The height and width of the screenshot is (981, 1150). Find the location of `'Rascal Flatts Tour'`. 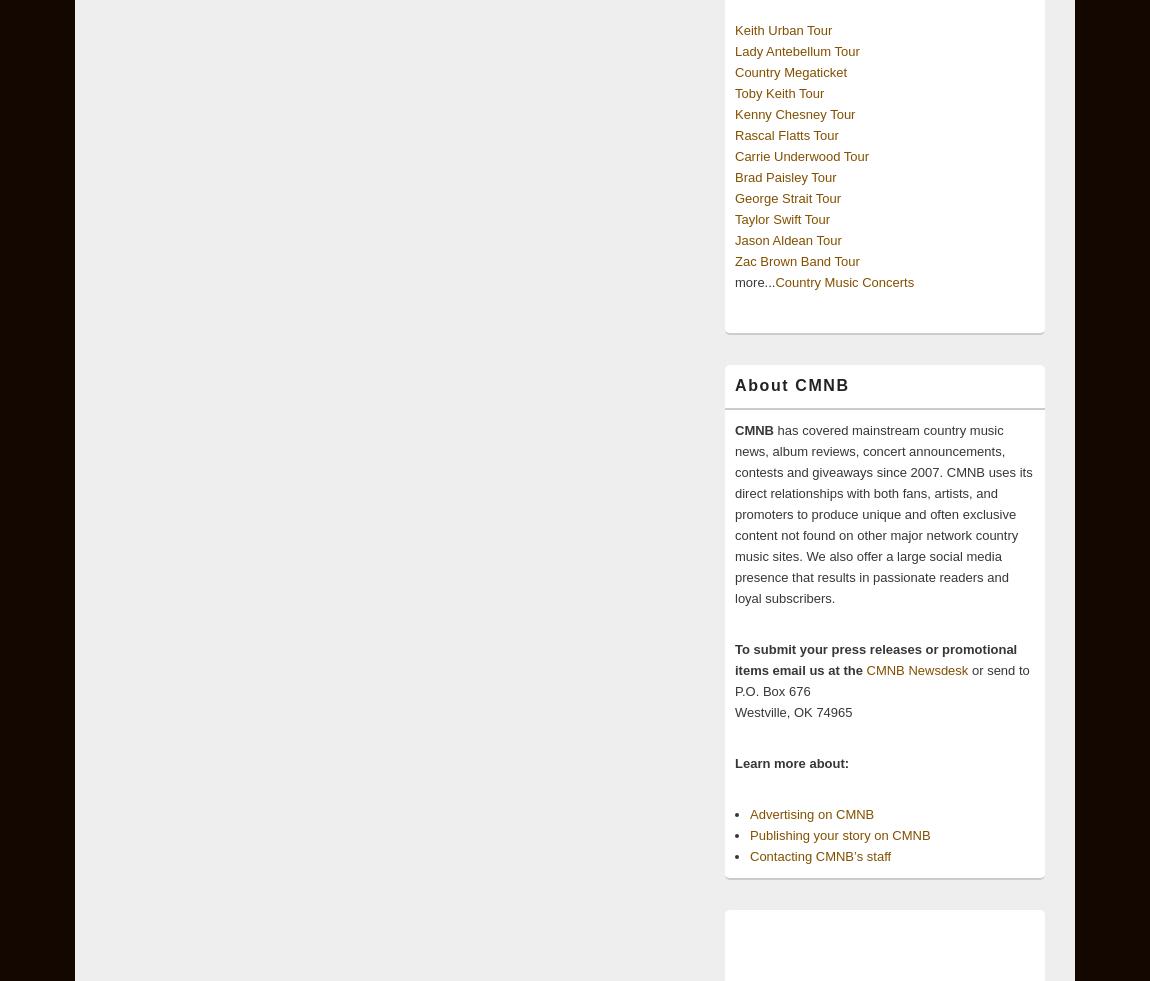

'Rascal Flatts Tour' is located at coordinates (785, 133).